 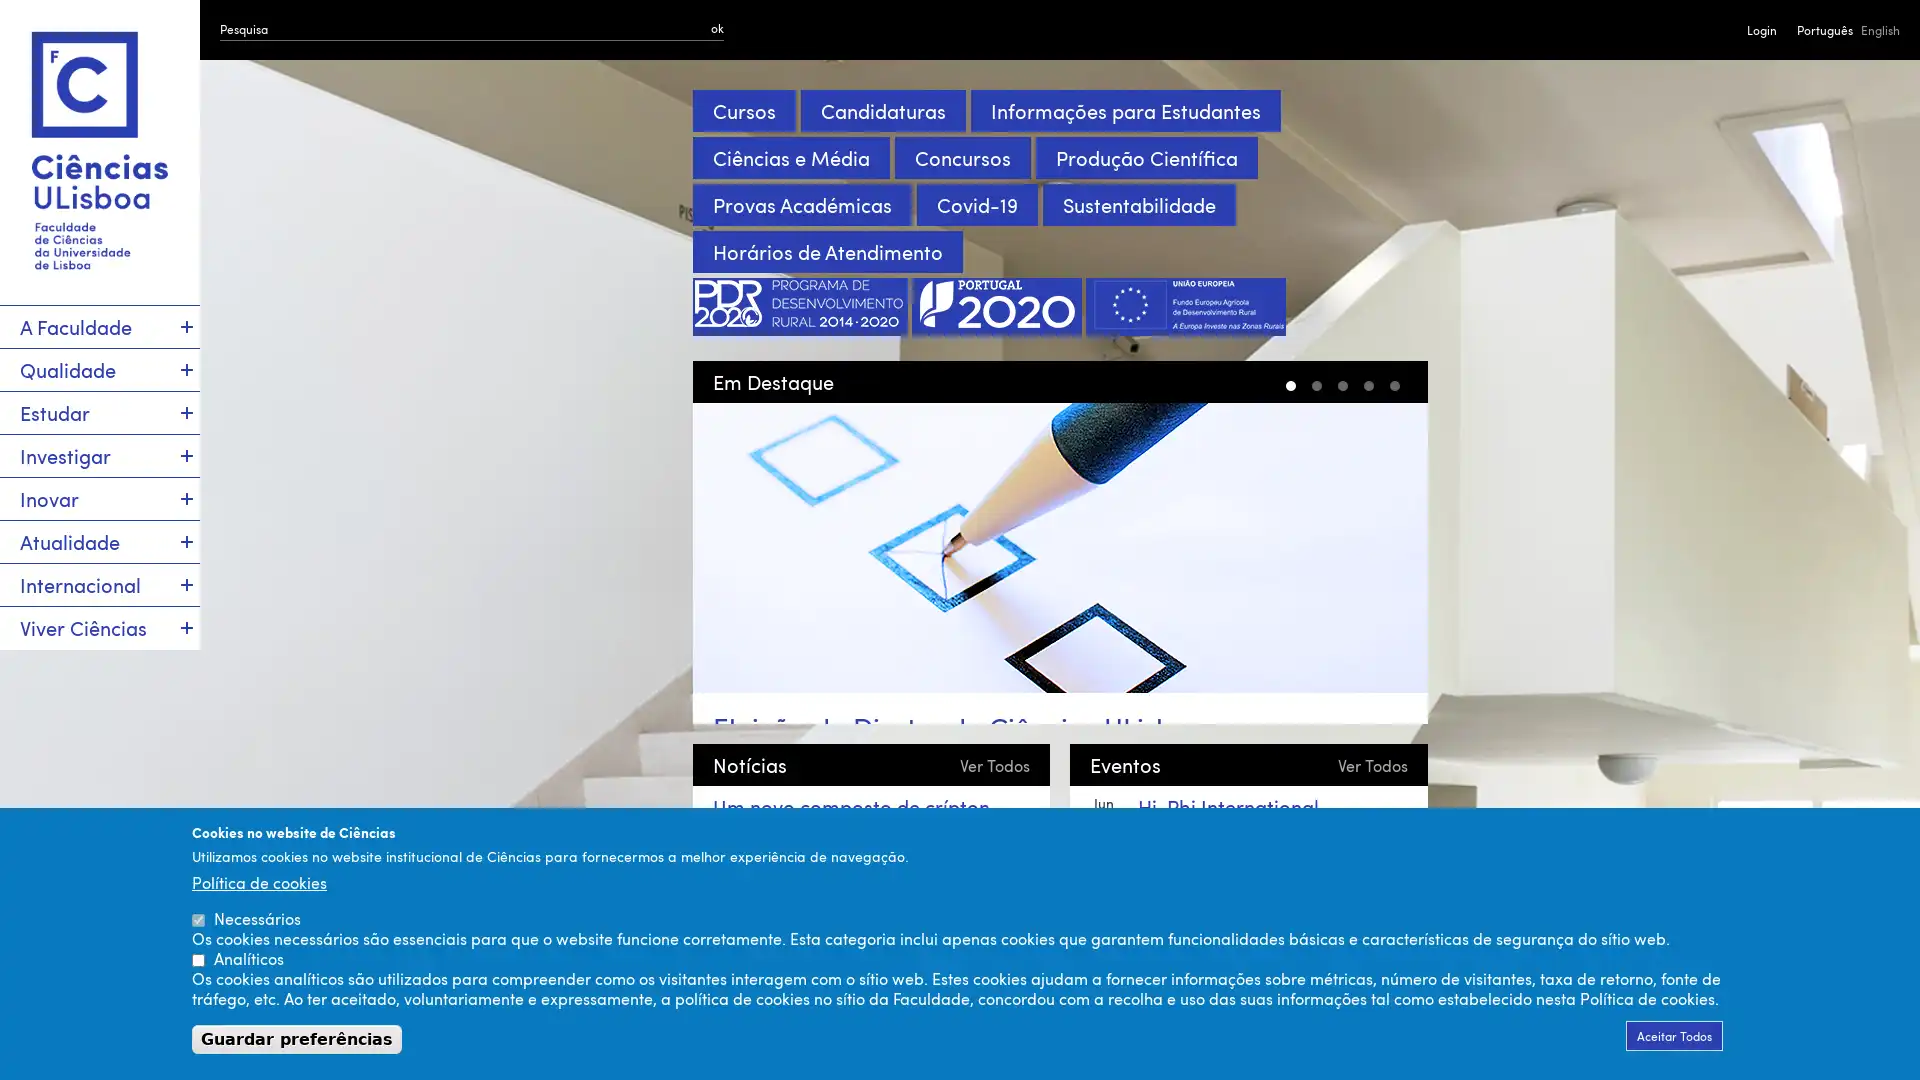 I want to click on Politica de cookies, so click(x=258, y=881).